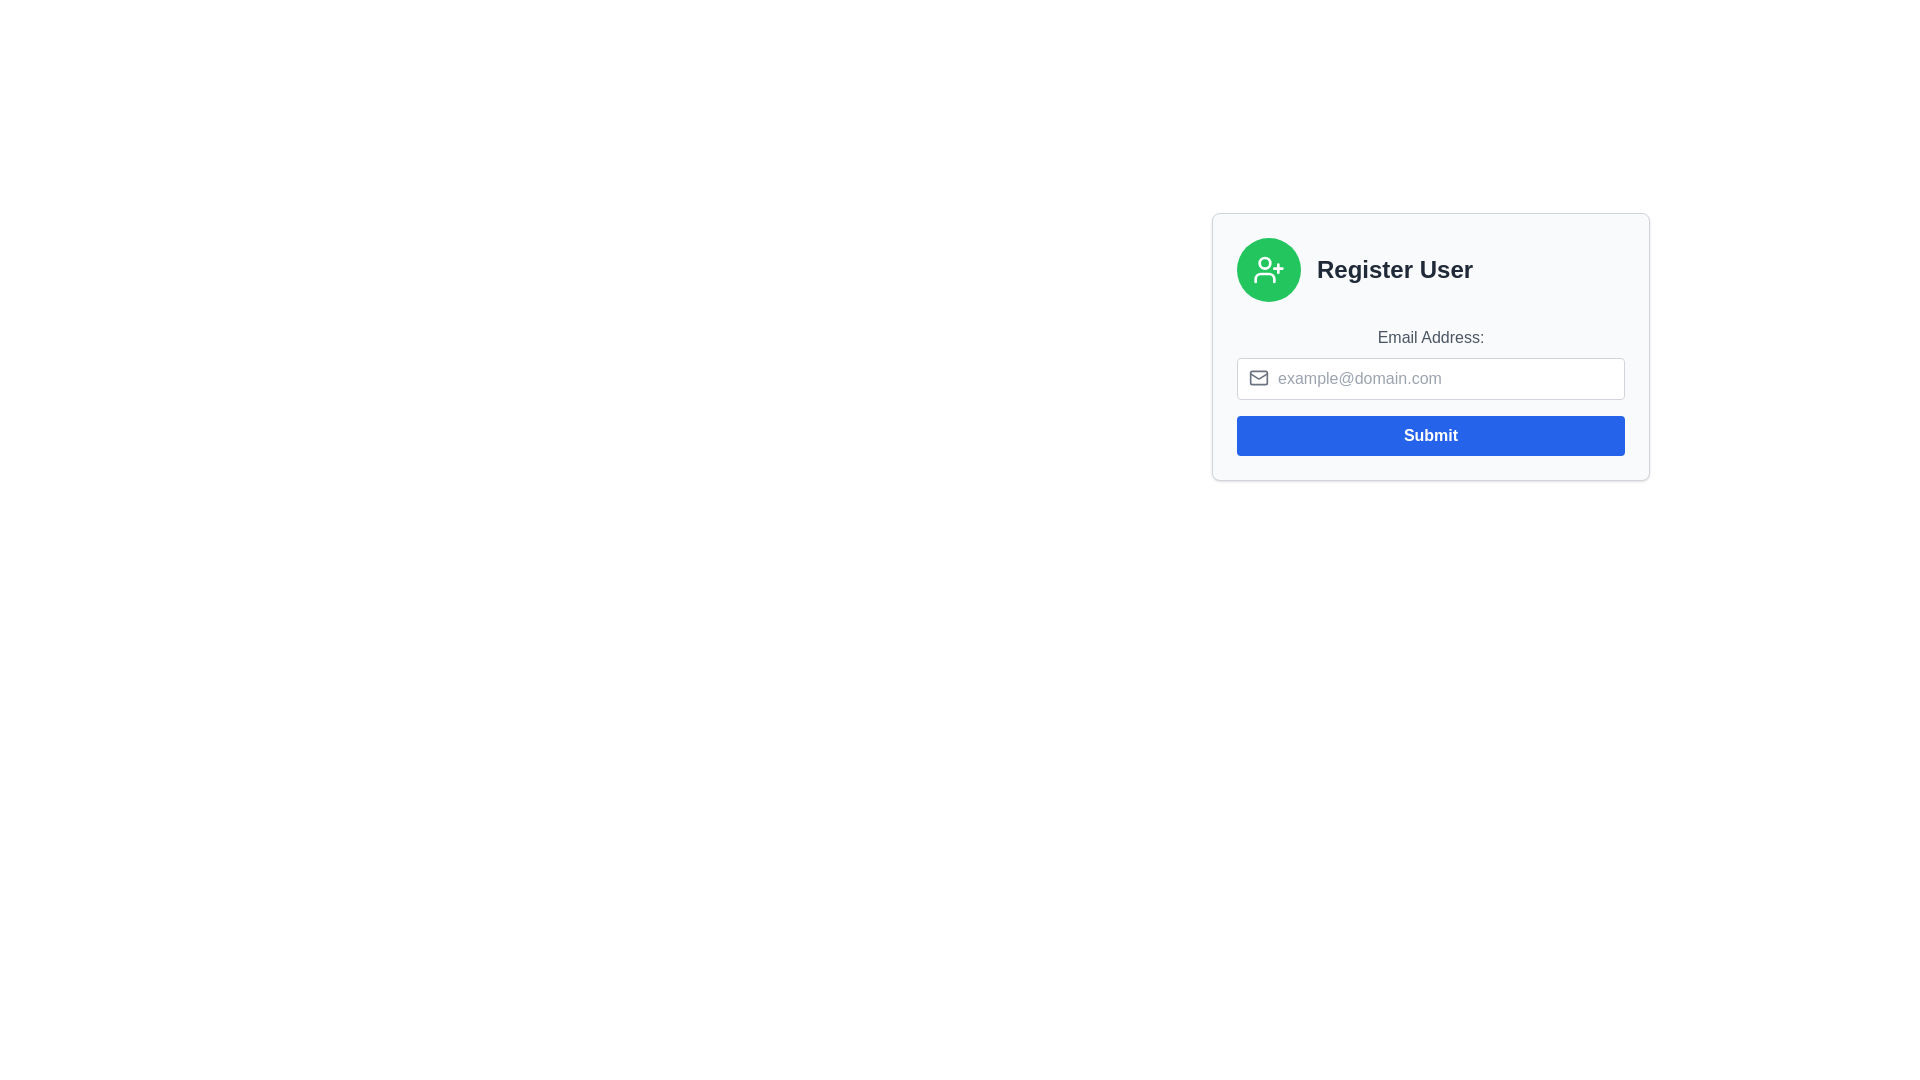  What do you see at coordinates (1394, 270) in the screenshot?
I see `the bold title text 'Register User', which is prominently displayed near the top of the user registration interface, aligned with a green user icon` at bounding box center [1394, 270].